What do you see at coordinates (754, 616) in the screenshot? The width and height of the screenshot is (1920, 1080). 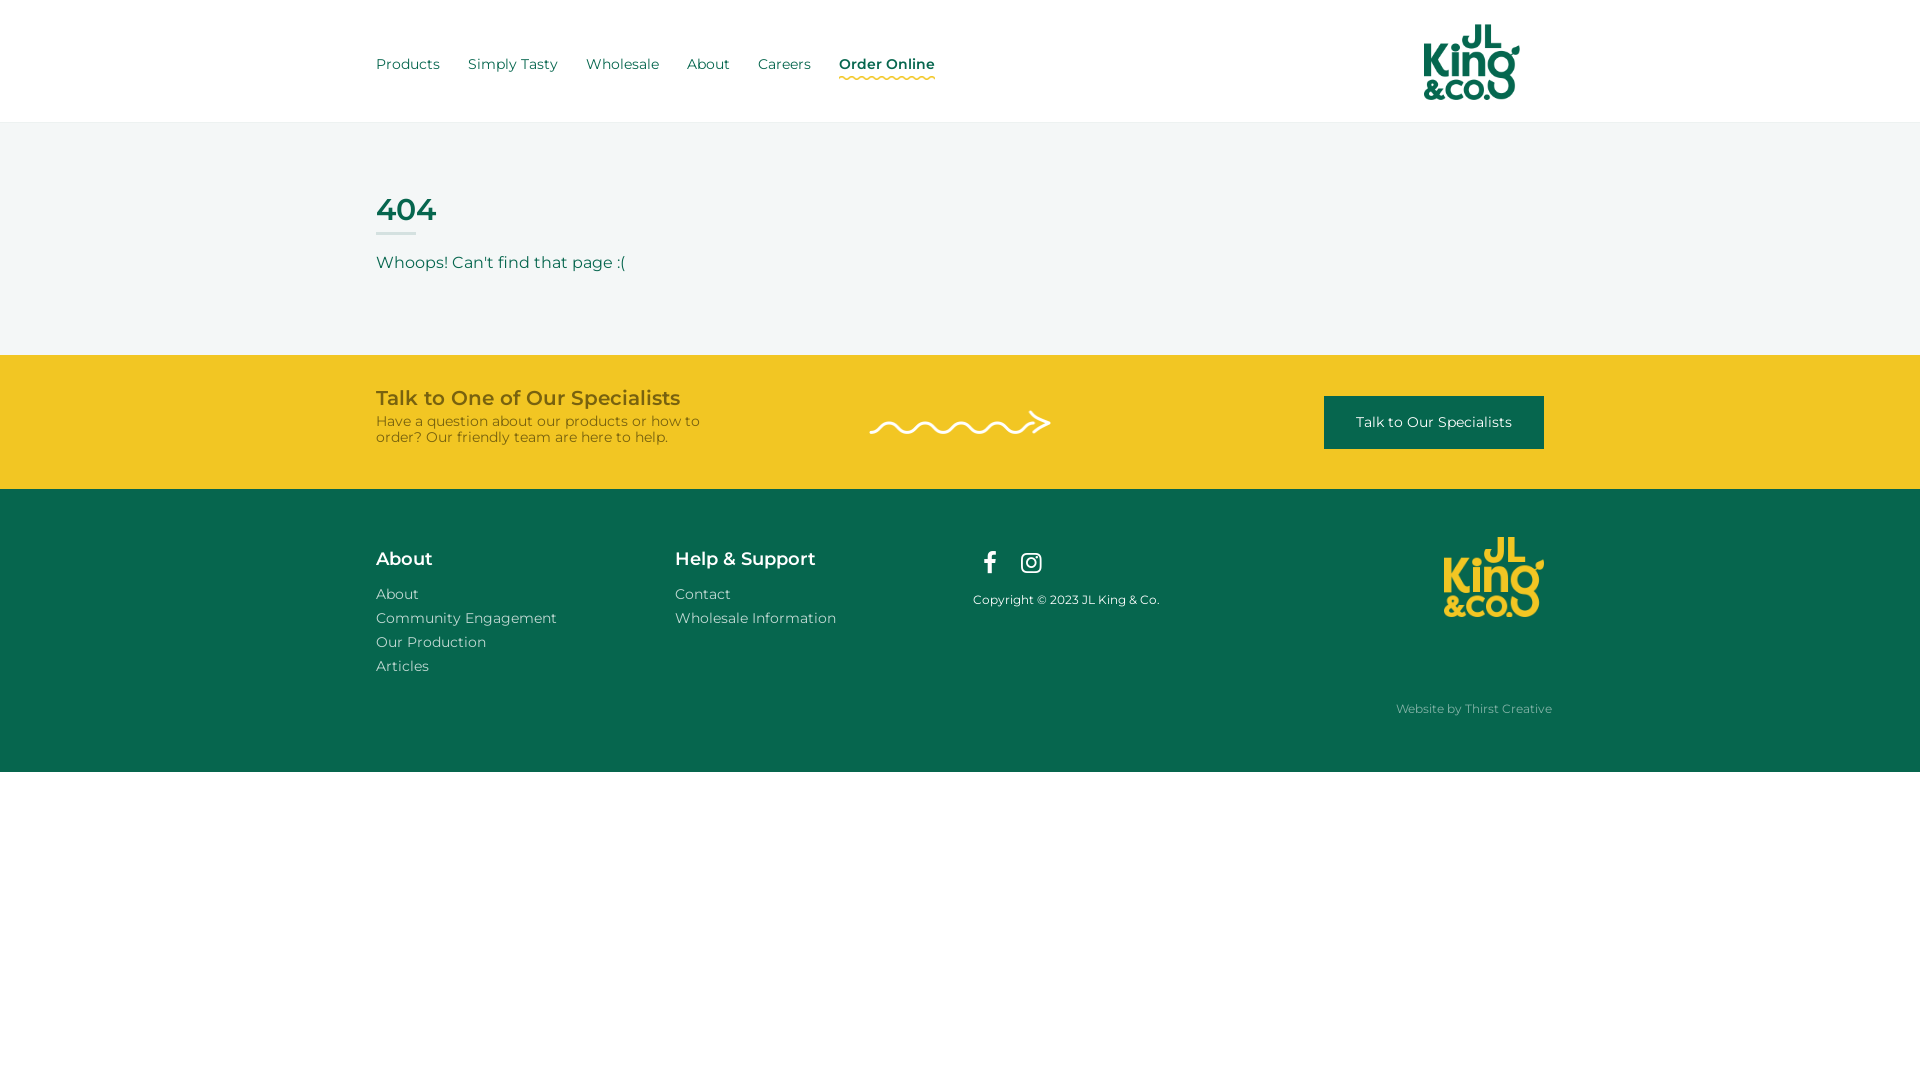 I see `'Wholesale Information'` at bounding box center [754, 616].